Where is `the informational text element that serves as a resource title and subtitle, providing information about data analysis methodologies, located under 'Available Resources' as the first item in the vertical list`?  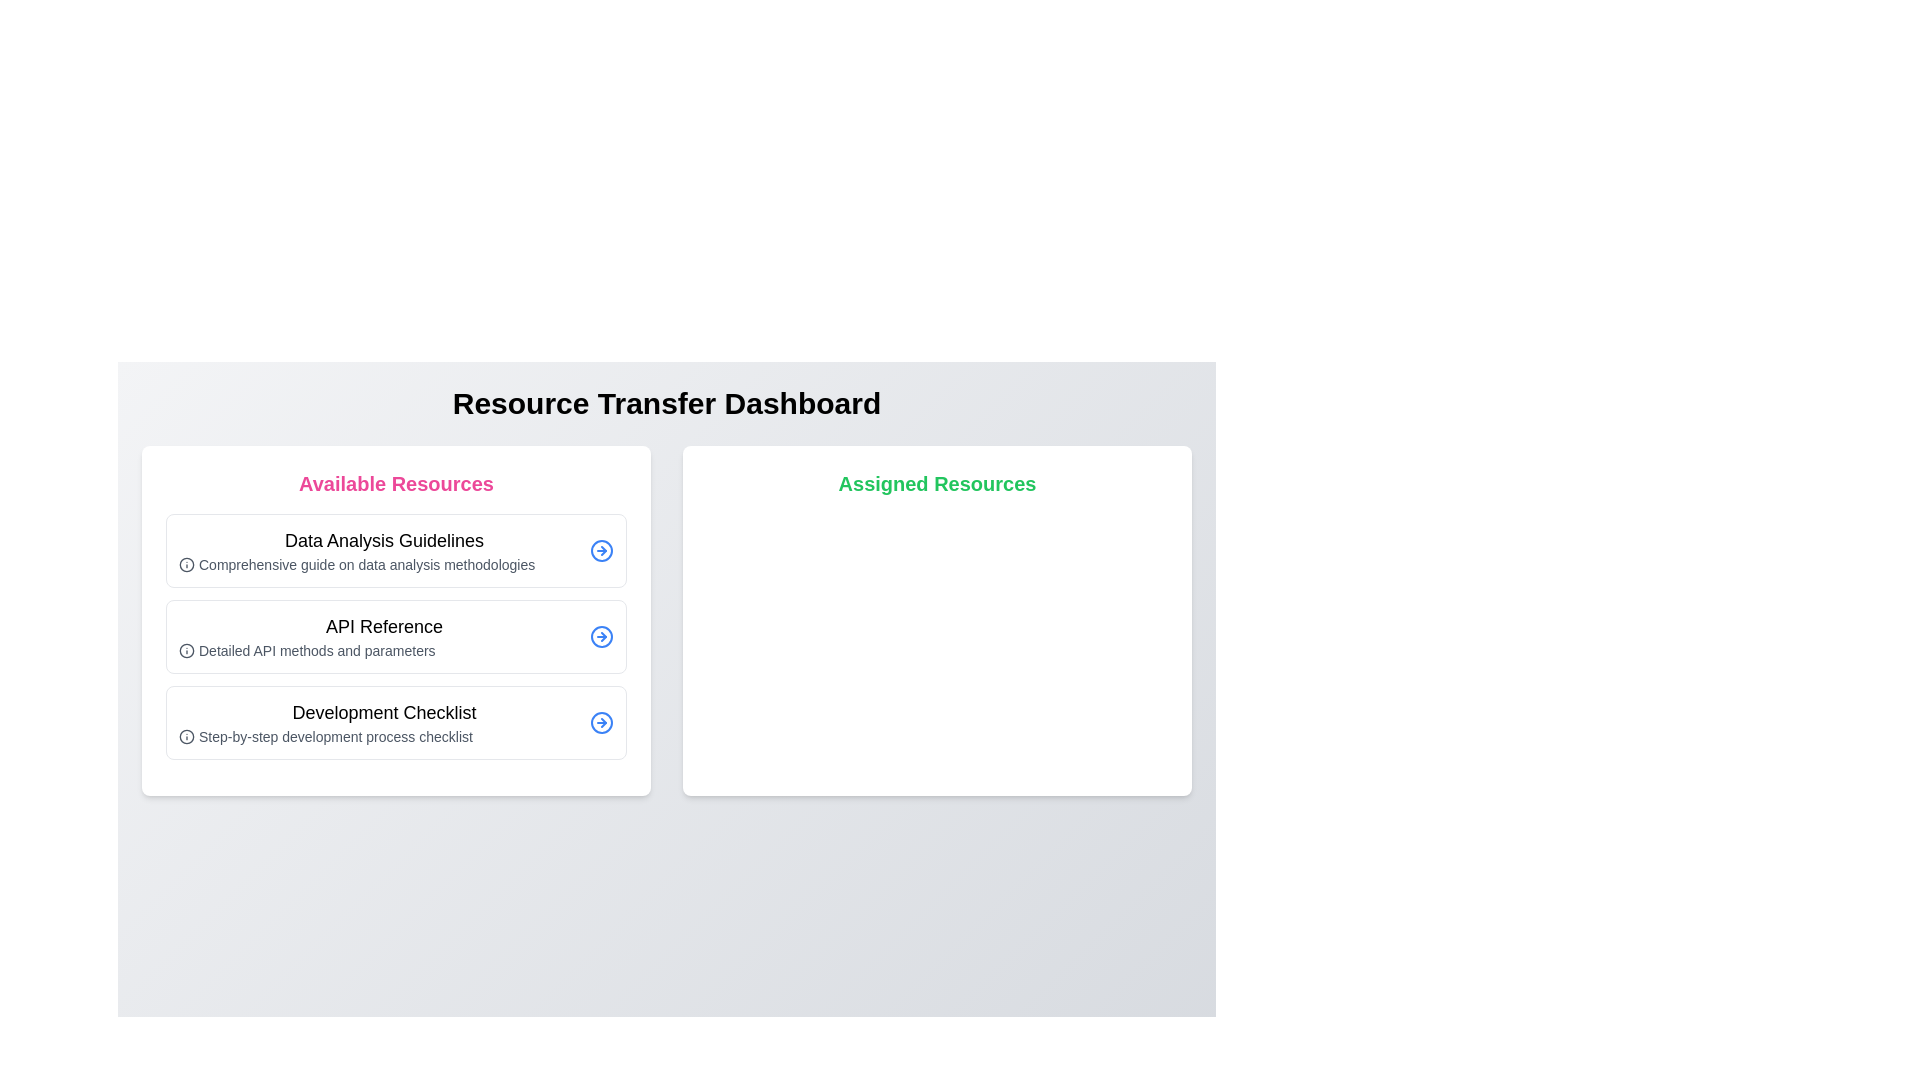
the informational text element that serves as a resource title and subtitle, providing information about data analysis methodologies, located under 'Available Resources' as the first item in the vertical list is located at coordinates (384, 551).